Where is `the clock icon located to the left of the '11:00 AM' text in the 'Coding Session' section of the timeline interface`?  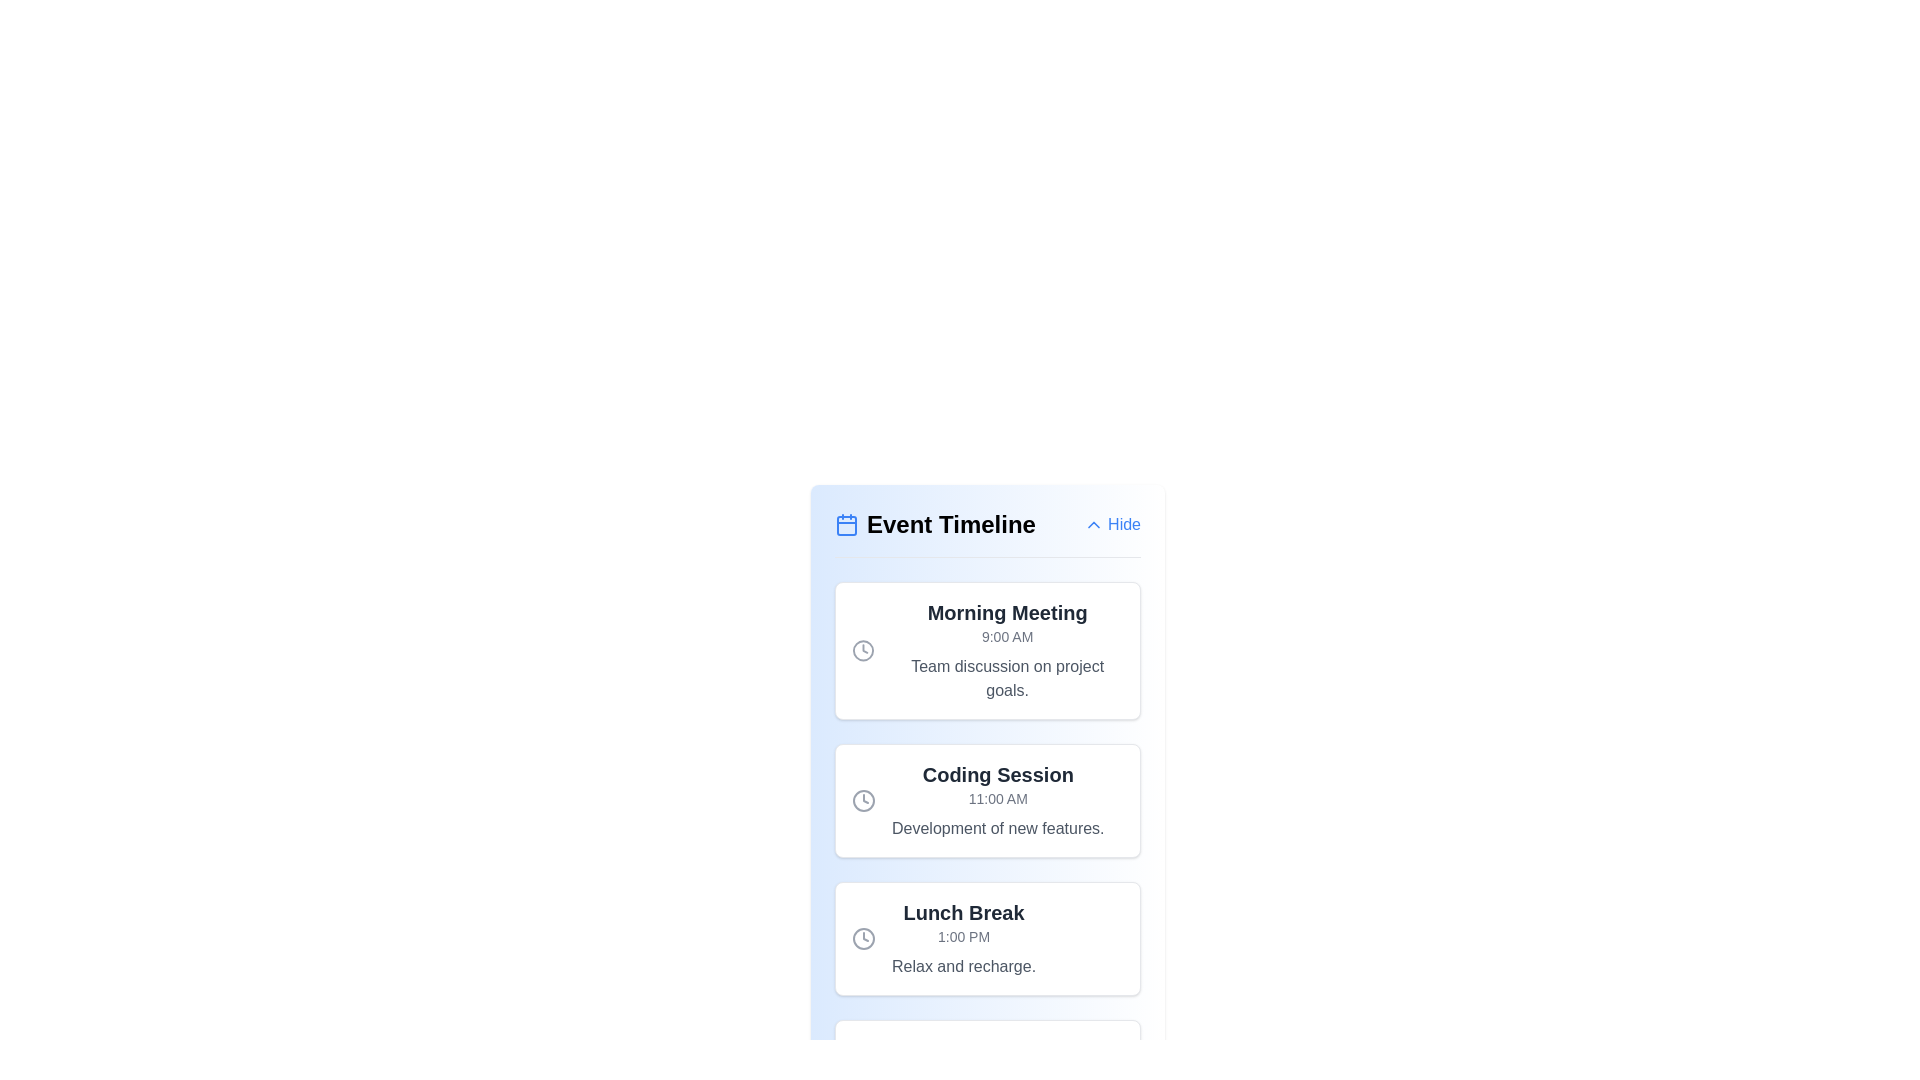
the clock icon located to the left of the '11:00 AM' text in the 'Coding Session' section of the timeline interface is located at coordinates (864, 800).